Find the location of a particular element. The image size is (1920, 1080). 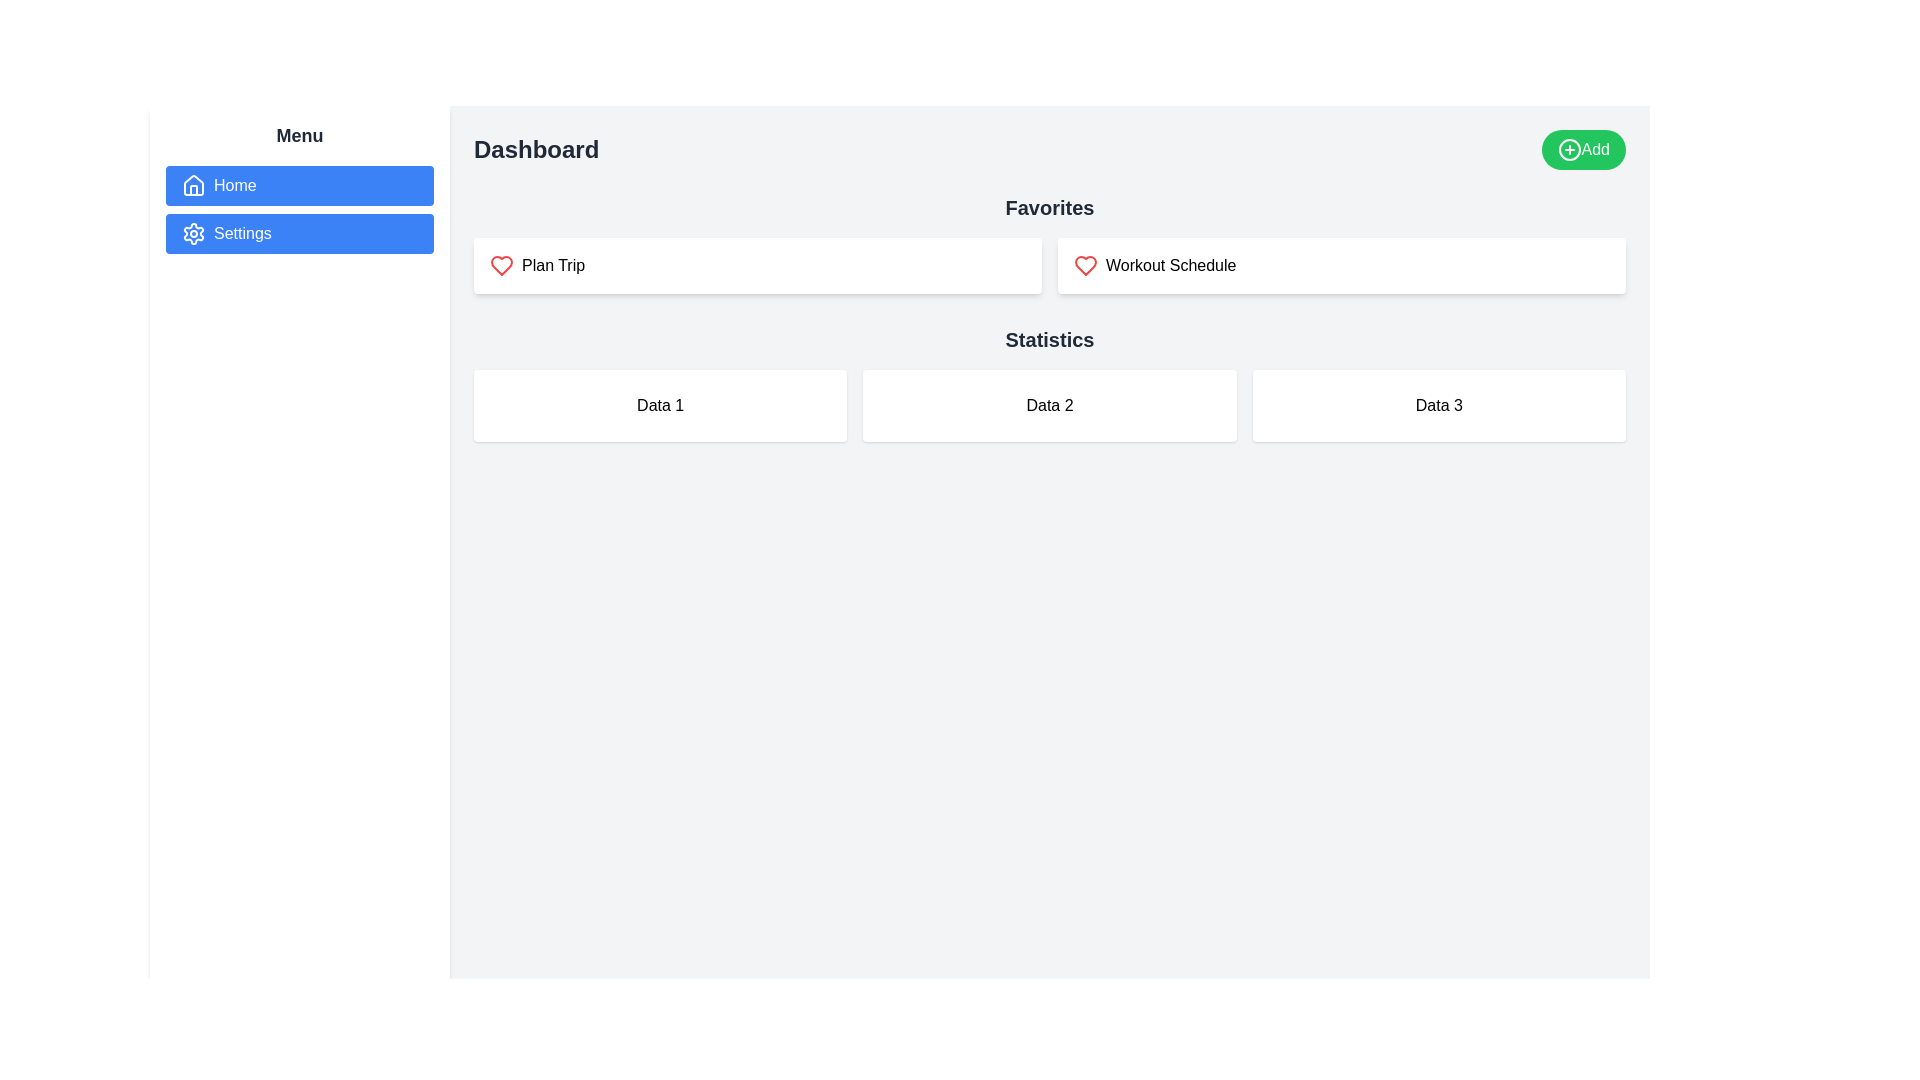

the 'Plan Trip' button is located at coordinates (757, 265).